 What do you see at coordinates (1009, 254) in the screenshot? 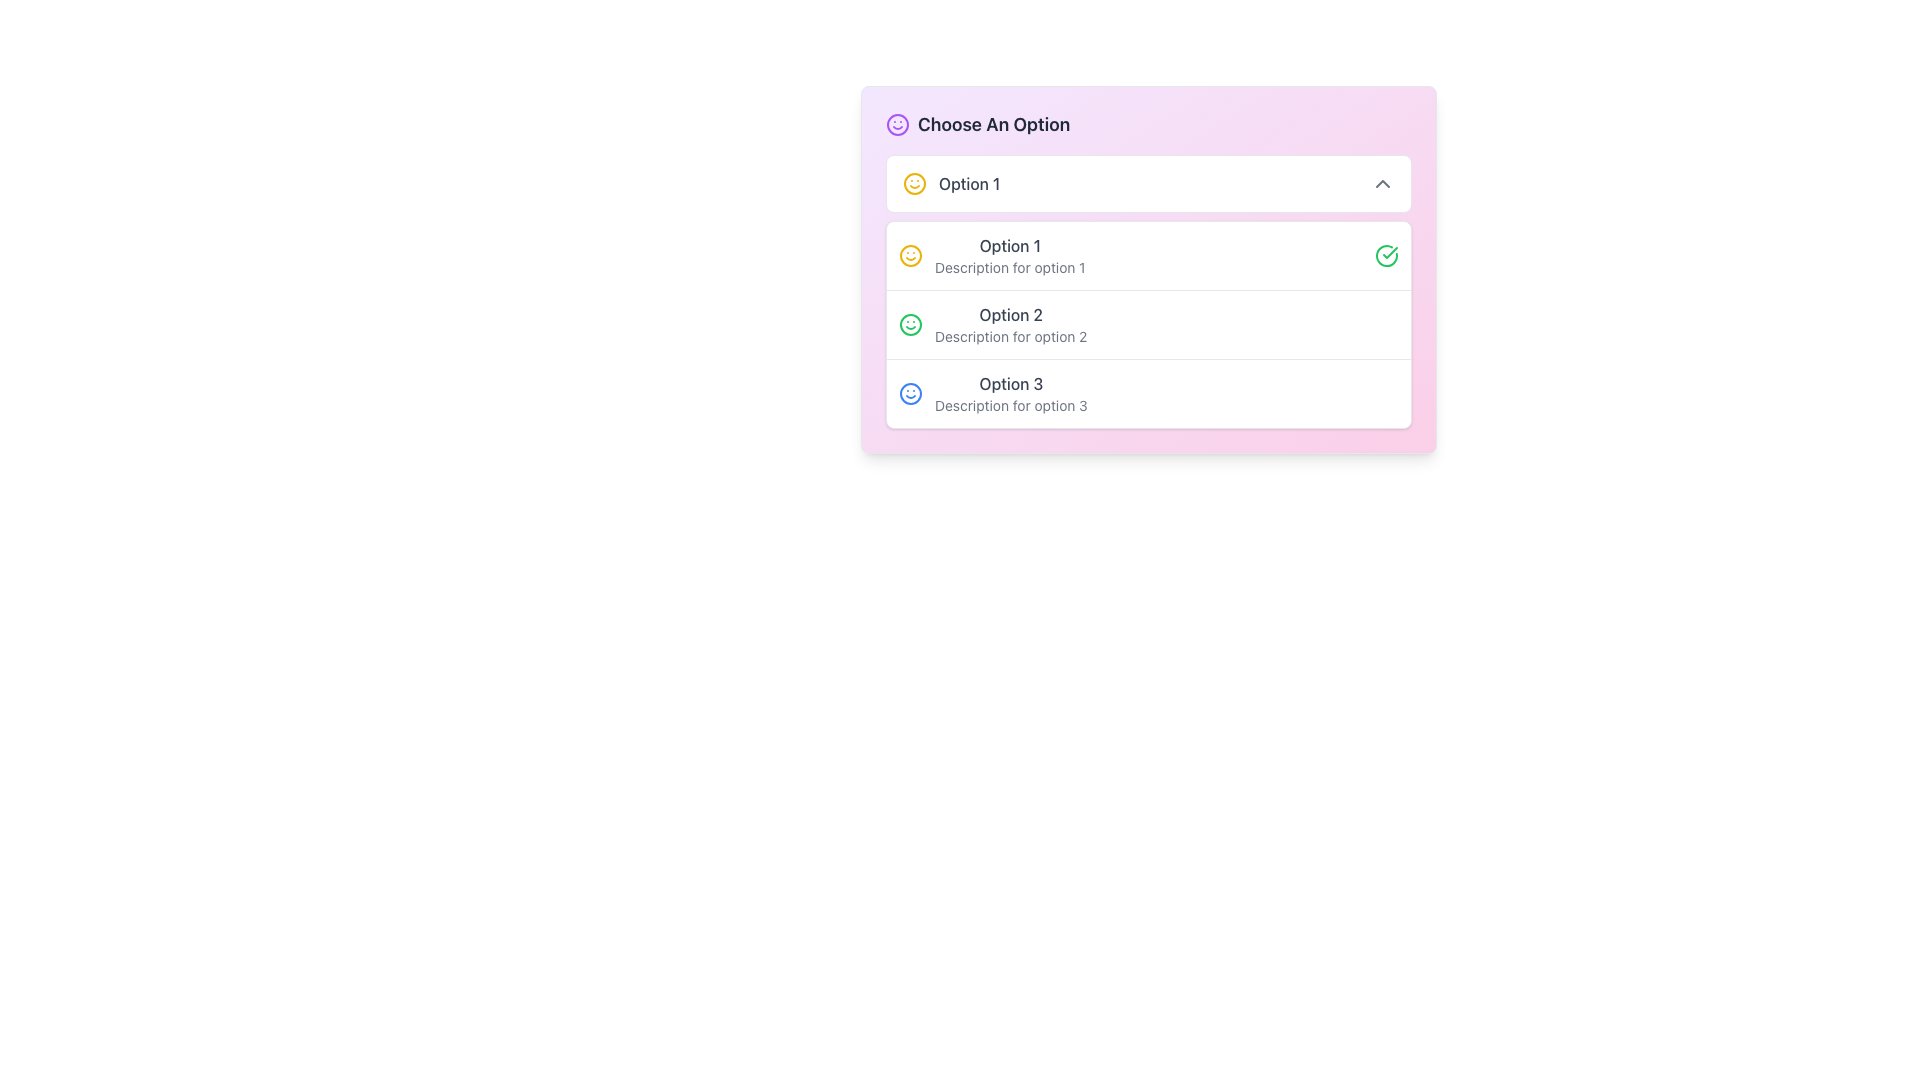
I see `the first selectable option labeled 'Option 1' in the list, located in the second row of the card-like interface, immediately following the header 'Choose An Option'` at bounding box center [1009, 254].